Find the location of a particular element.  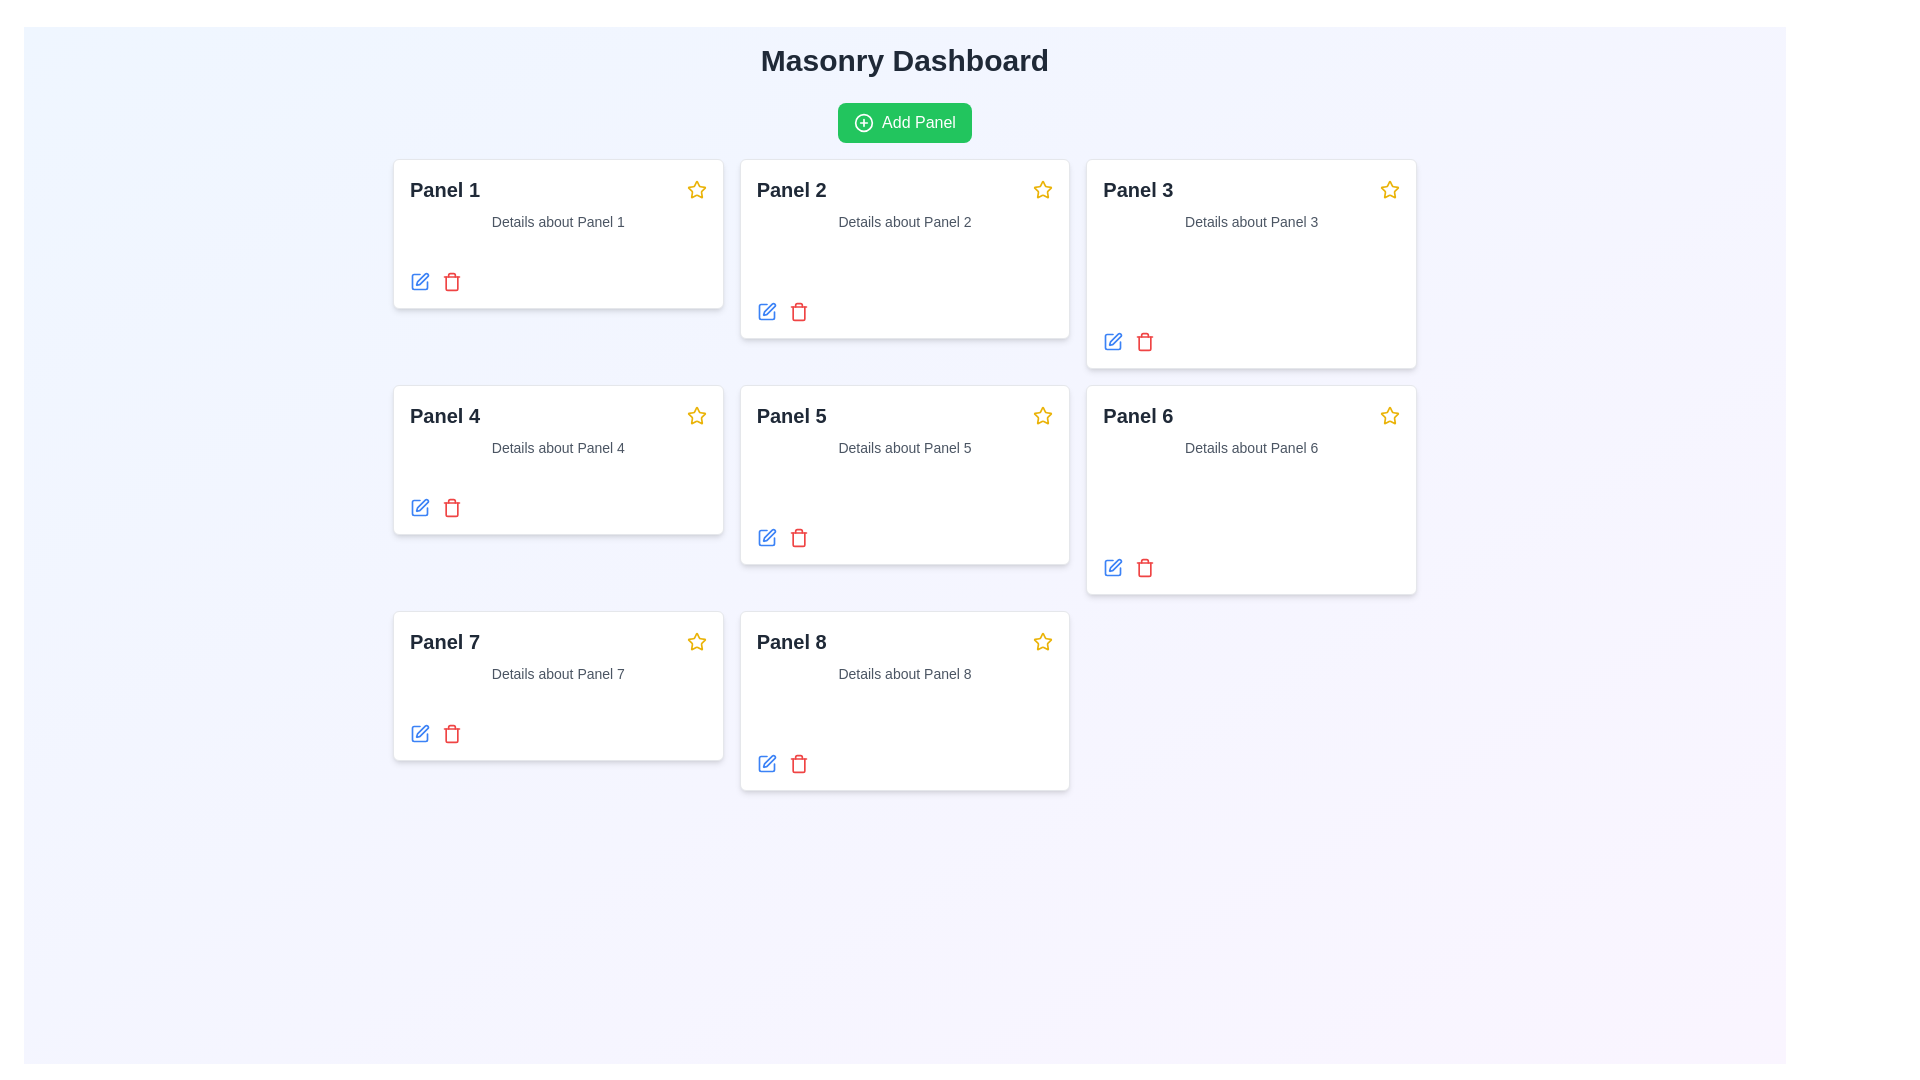

static text label that provides details about 'Panel 3', which is styled in gray color and positioned below the title 'Panel 3' is located at coordinates (1250, 222).